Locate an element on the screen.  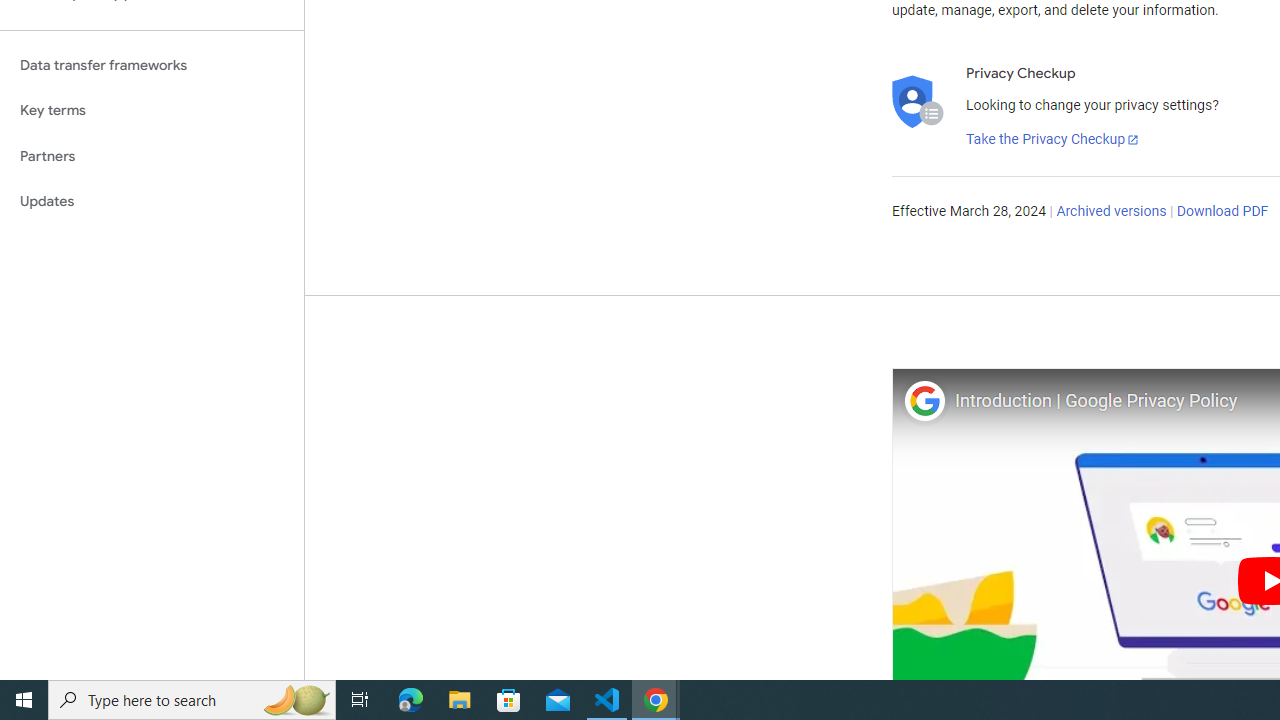
'Archived versions' is located at coordinates (1110, 212).